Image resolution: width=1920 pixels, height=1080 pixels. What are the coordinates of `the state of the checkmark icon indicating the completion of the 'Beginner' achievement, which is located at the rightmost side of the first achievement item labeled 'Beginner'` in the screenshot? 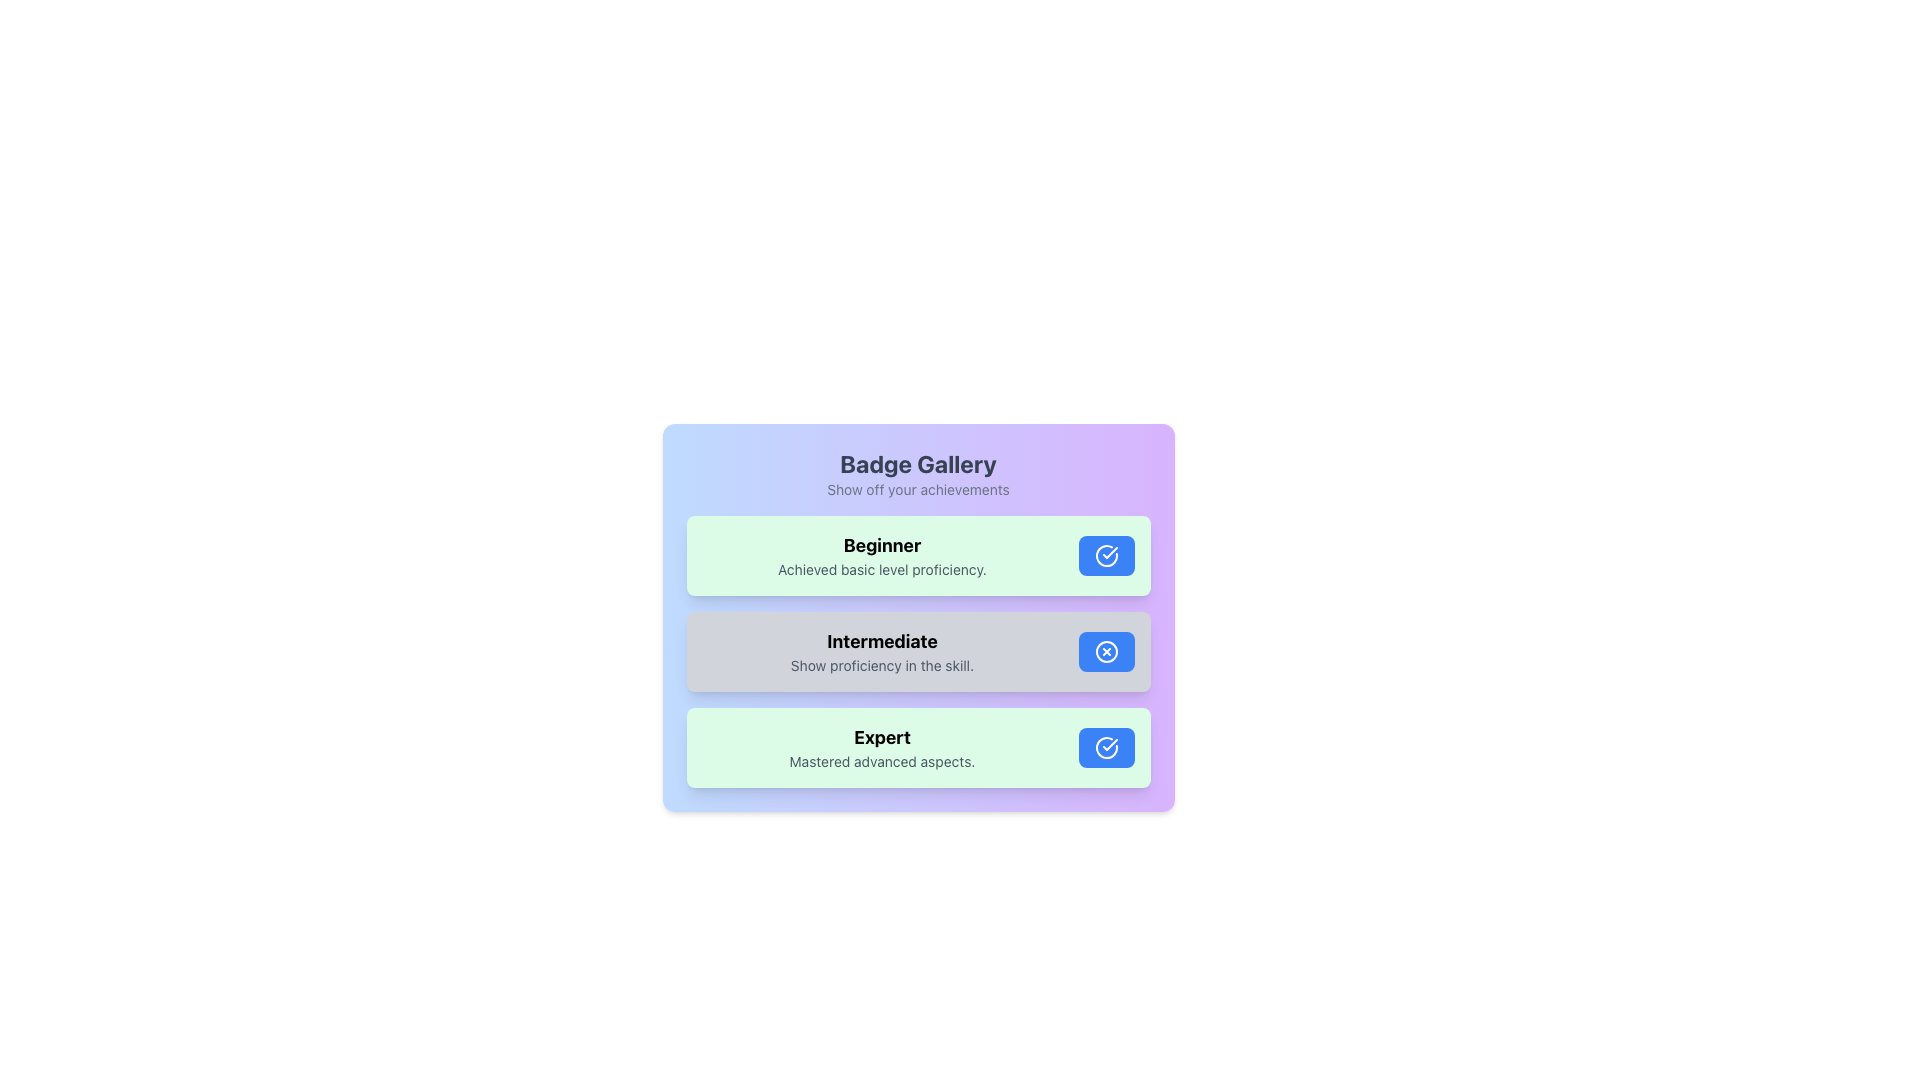 It's located at (1108, 744).